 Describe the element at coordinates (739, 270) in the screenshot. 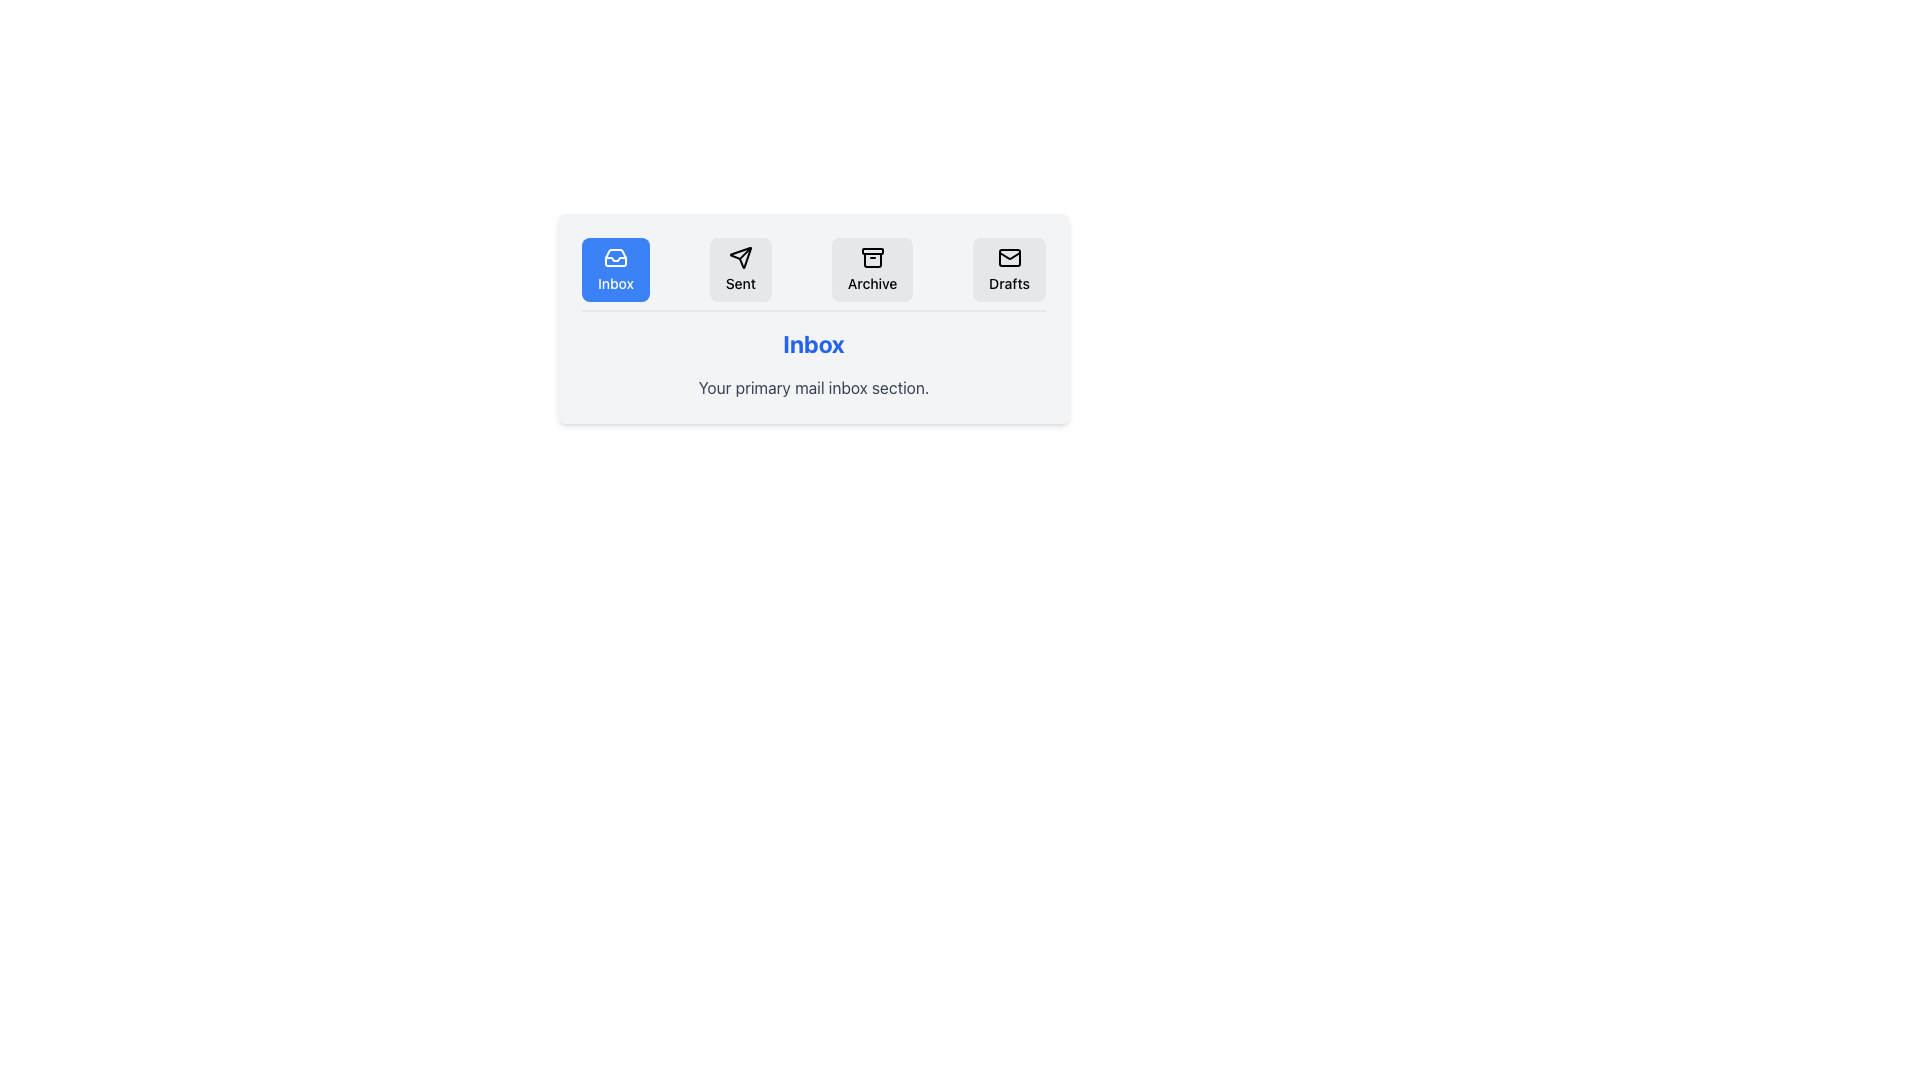

I see `the 'Sent' navigation button located to the right of the 'Inbox' button and to the left of the 'Archive' button` at that location.